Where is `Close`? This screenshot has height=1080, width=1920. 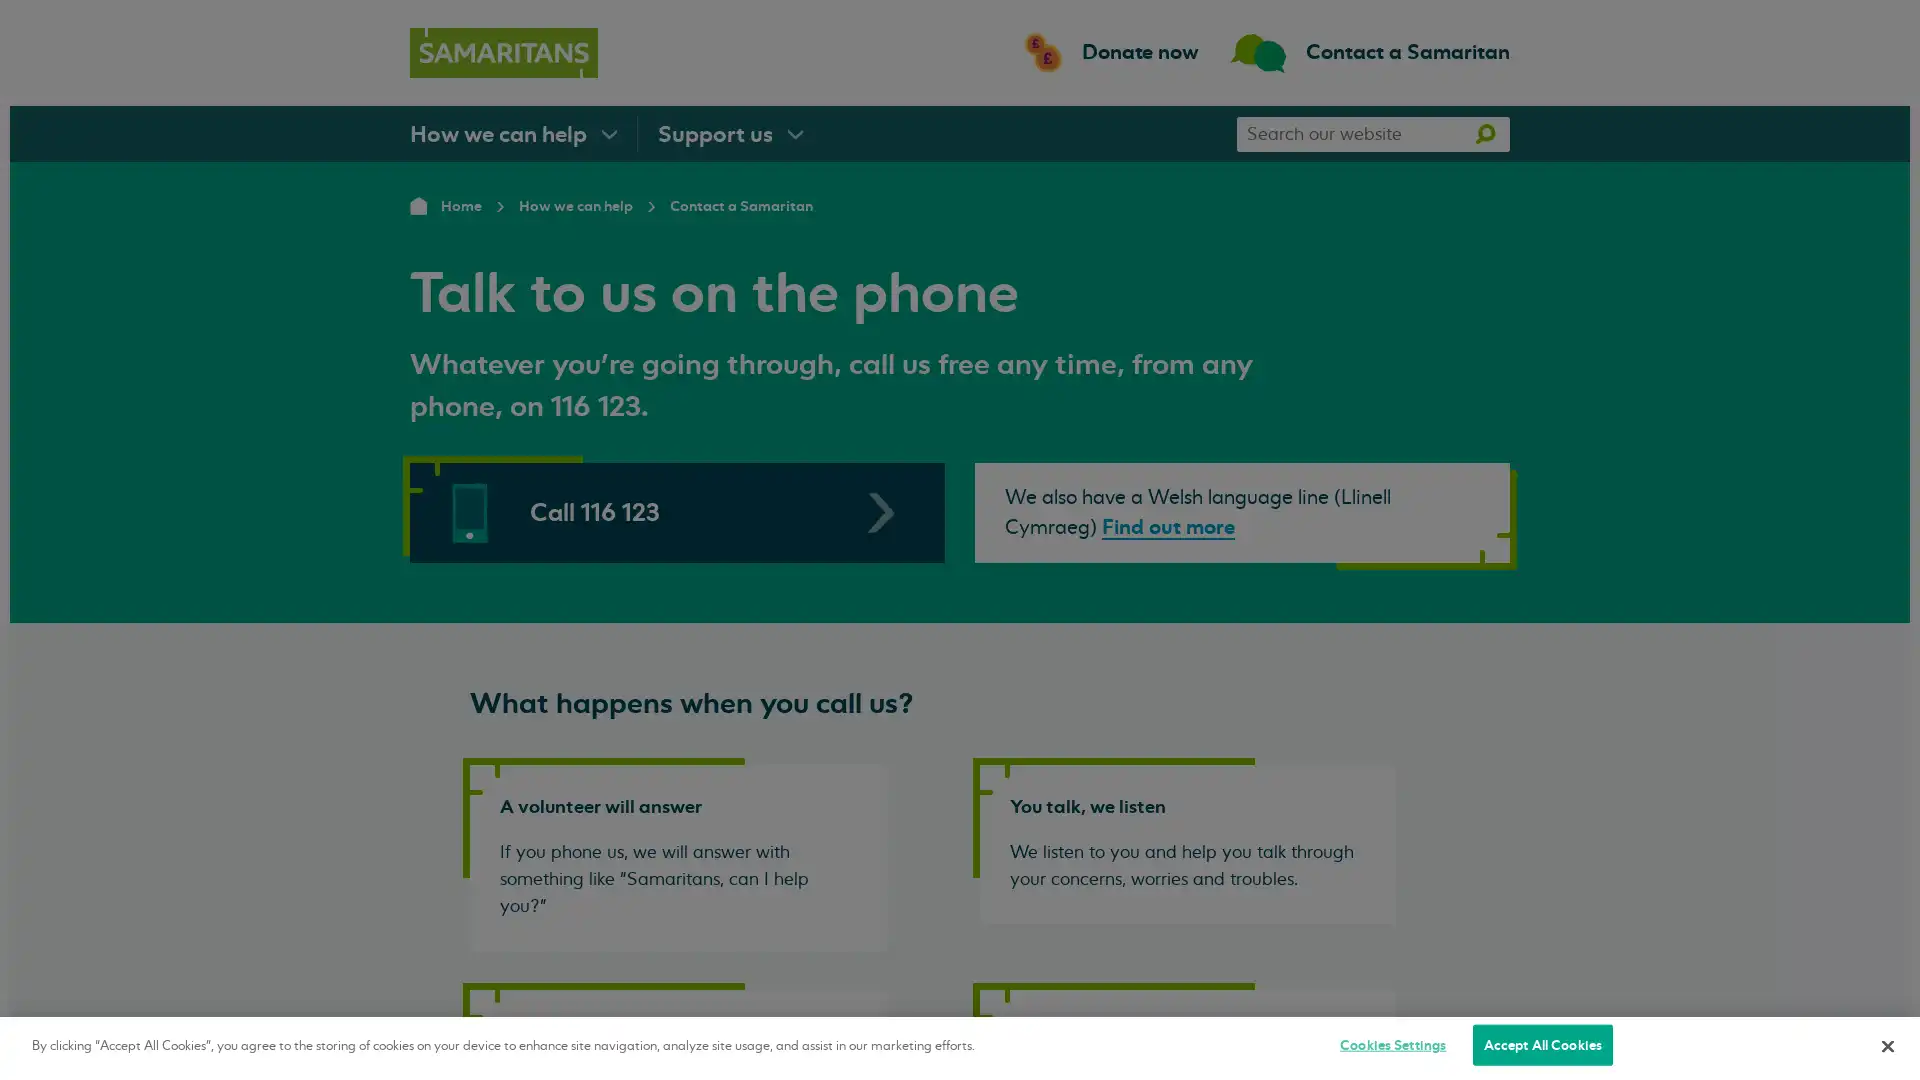 Close is located at coordinates (1886, 1044).